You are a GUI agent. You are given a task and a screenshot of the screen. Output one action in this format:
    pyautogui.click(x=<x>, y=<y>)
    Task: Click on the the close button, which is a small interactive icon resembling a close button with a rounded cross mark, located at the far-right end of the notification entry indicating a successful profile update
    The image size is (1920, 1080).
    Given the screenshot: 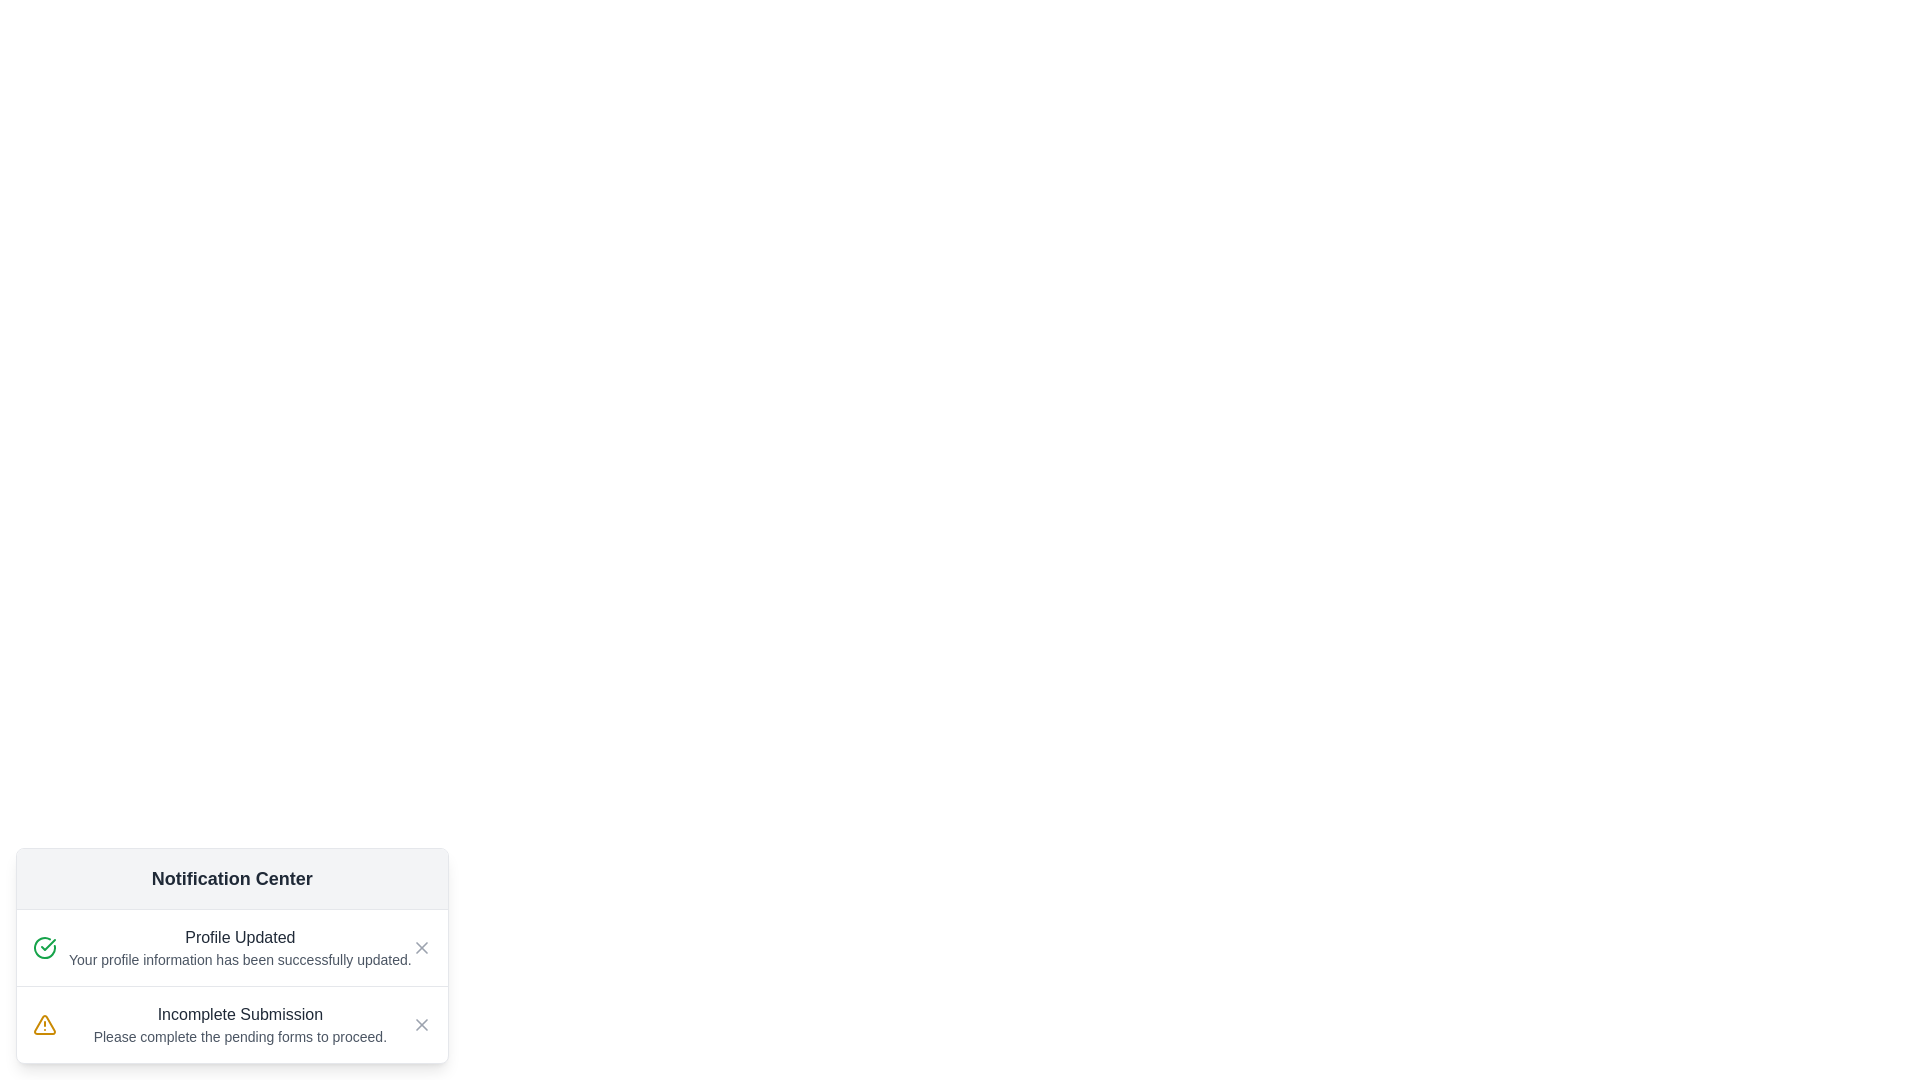 What is the action you would take?
    pyautogui.click(x=420, y=947)
    